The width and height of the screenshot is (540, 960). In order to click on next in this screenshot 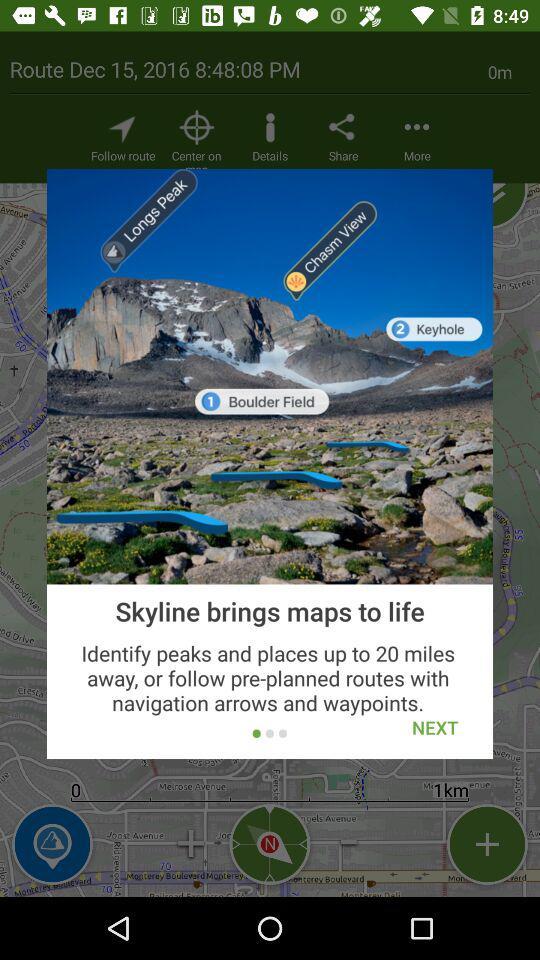, I will do `click(434, 726)`.